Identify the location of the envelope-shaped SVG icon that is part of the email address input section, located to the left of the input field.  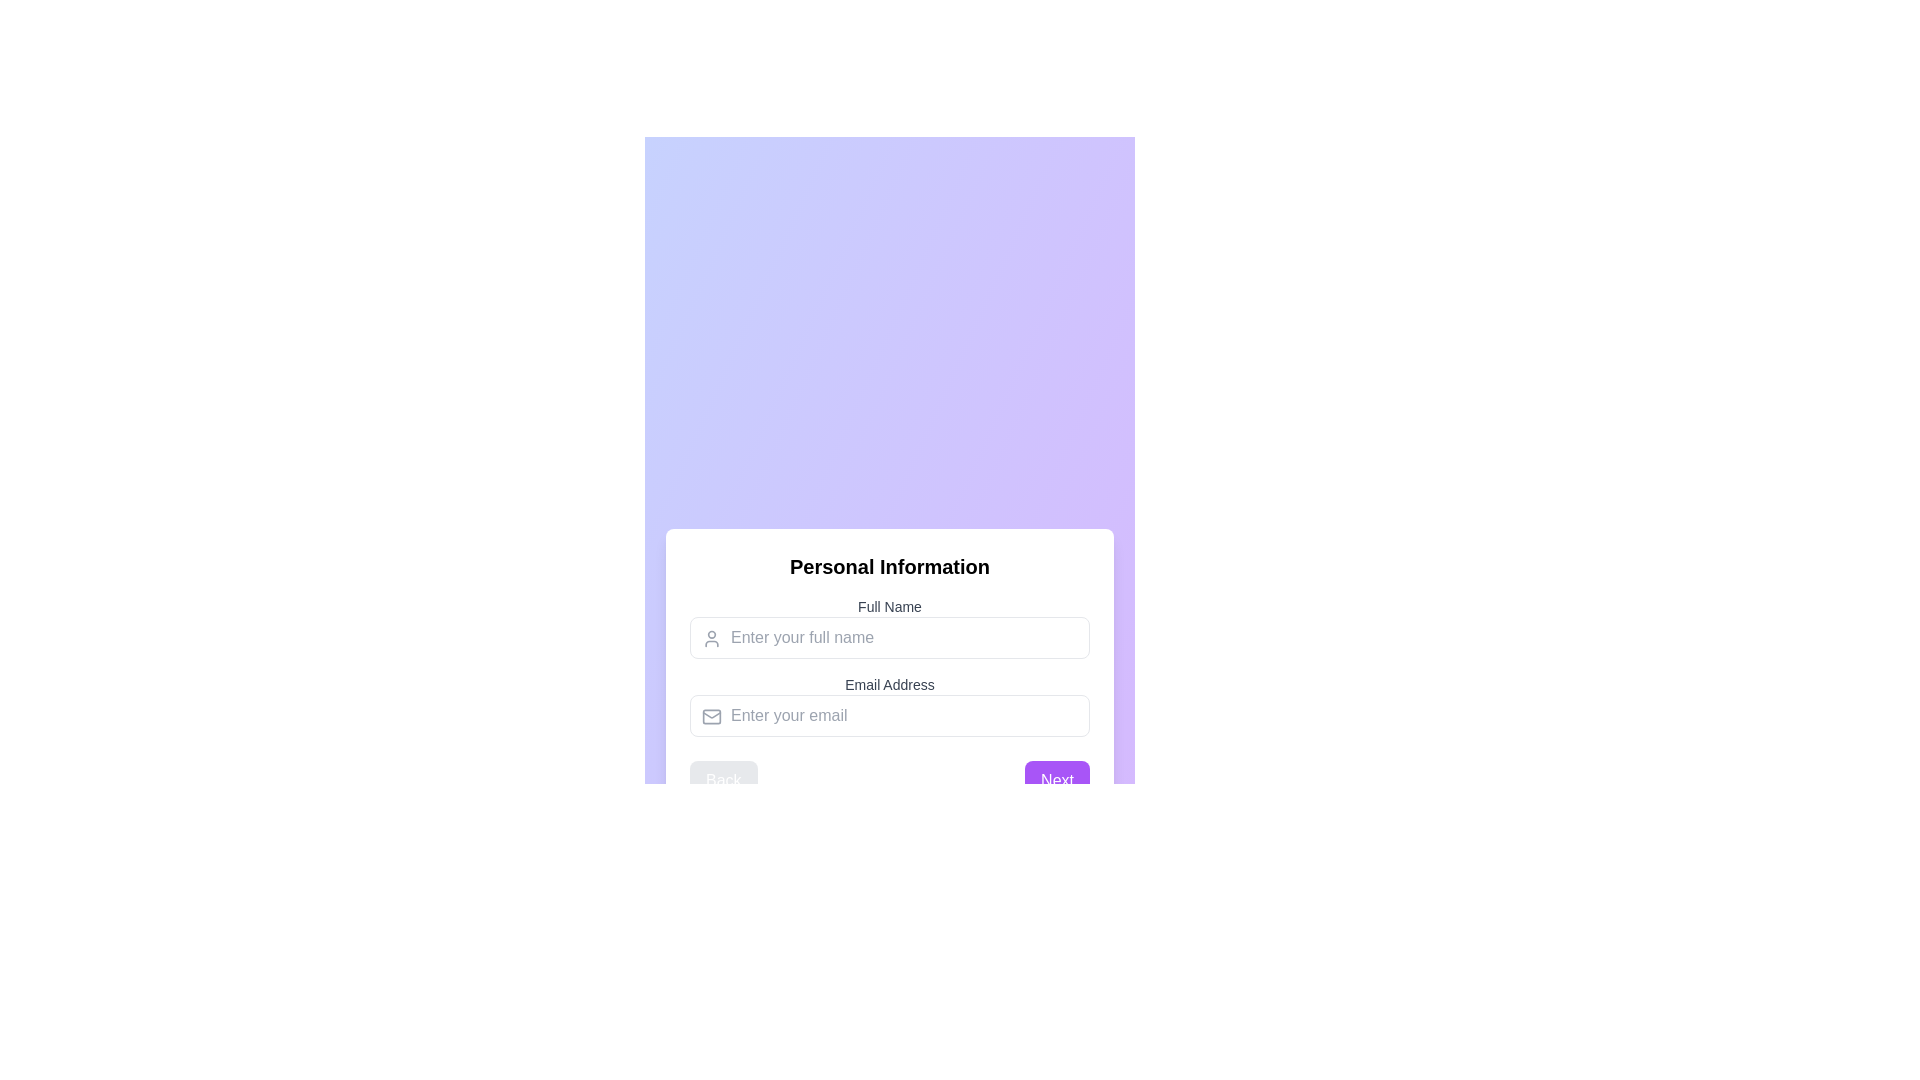
(711, 713).